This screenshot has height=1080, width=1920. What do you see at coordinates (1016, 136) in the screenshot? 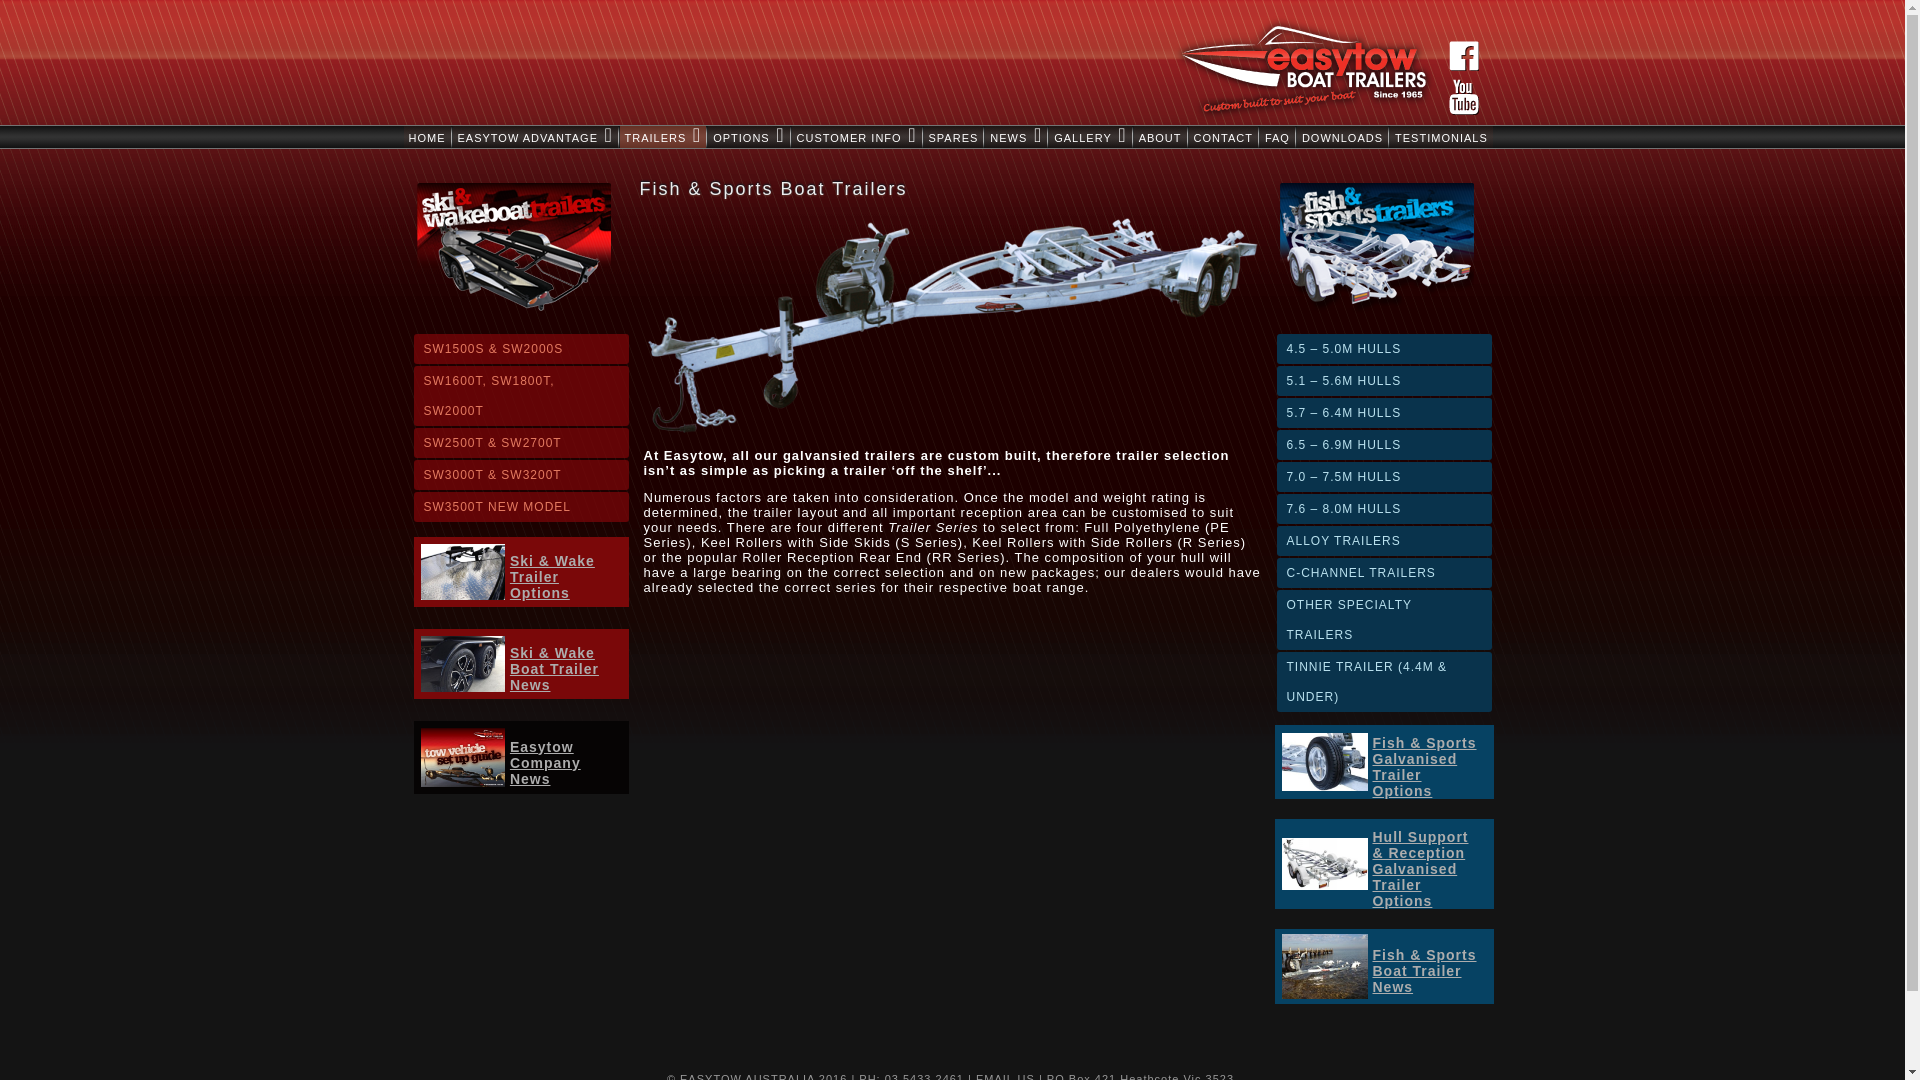
I see `'NEWS'` at bounding box center [1016, 136].